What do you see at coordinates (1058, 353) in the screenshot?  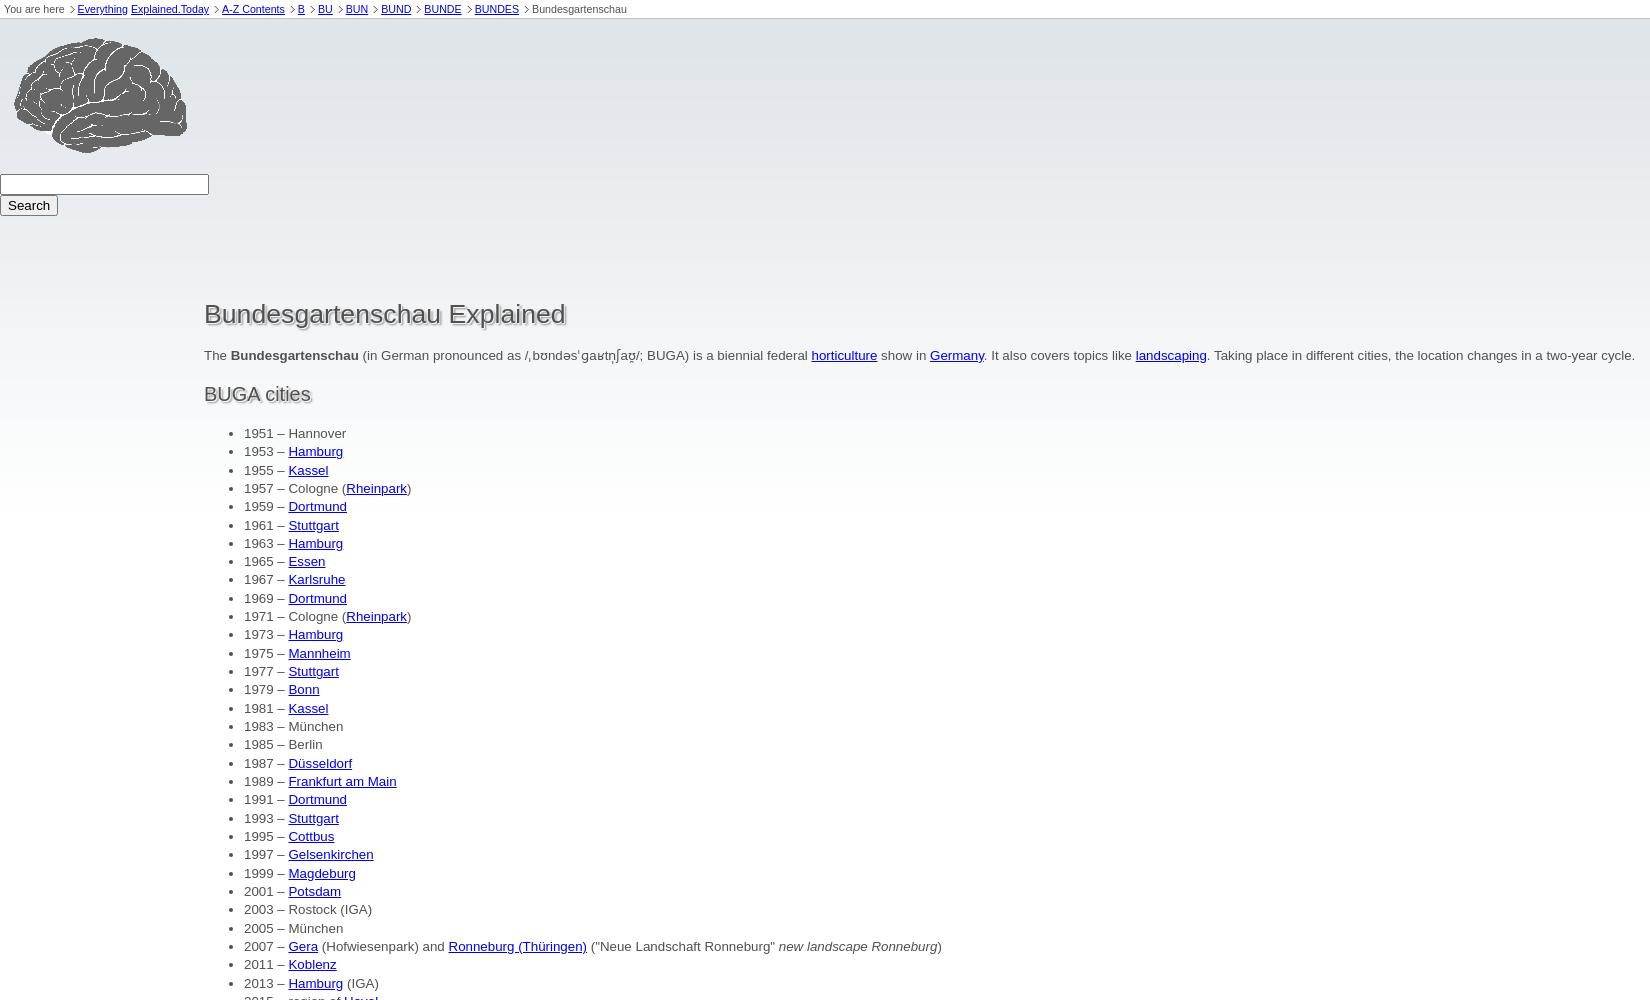 I see `'. It also covers topics like'` at bounding box center [1058, 353].